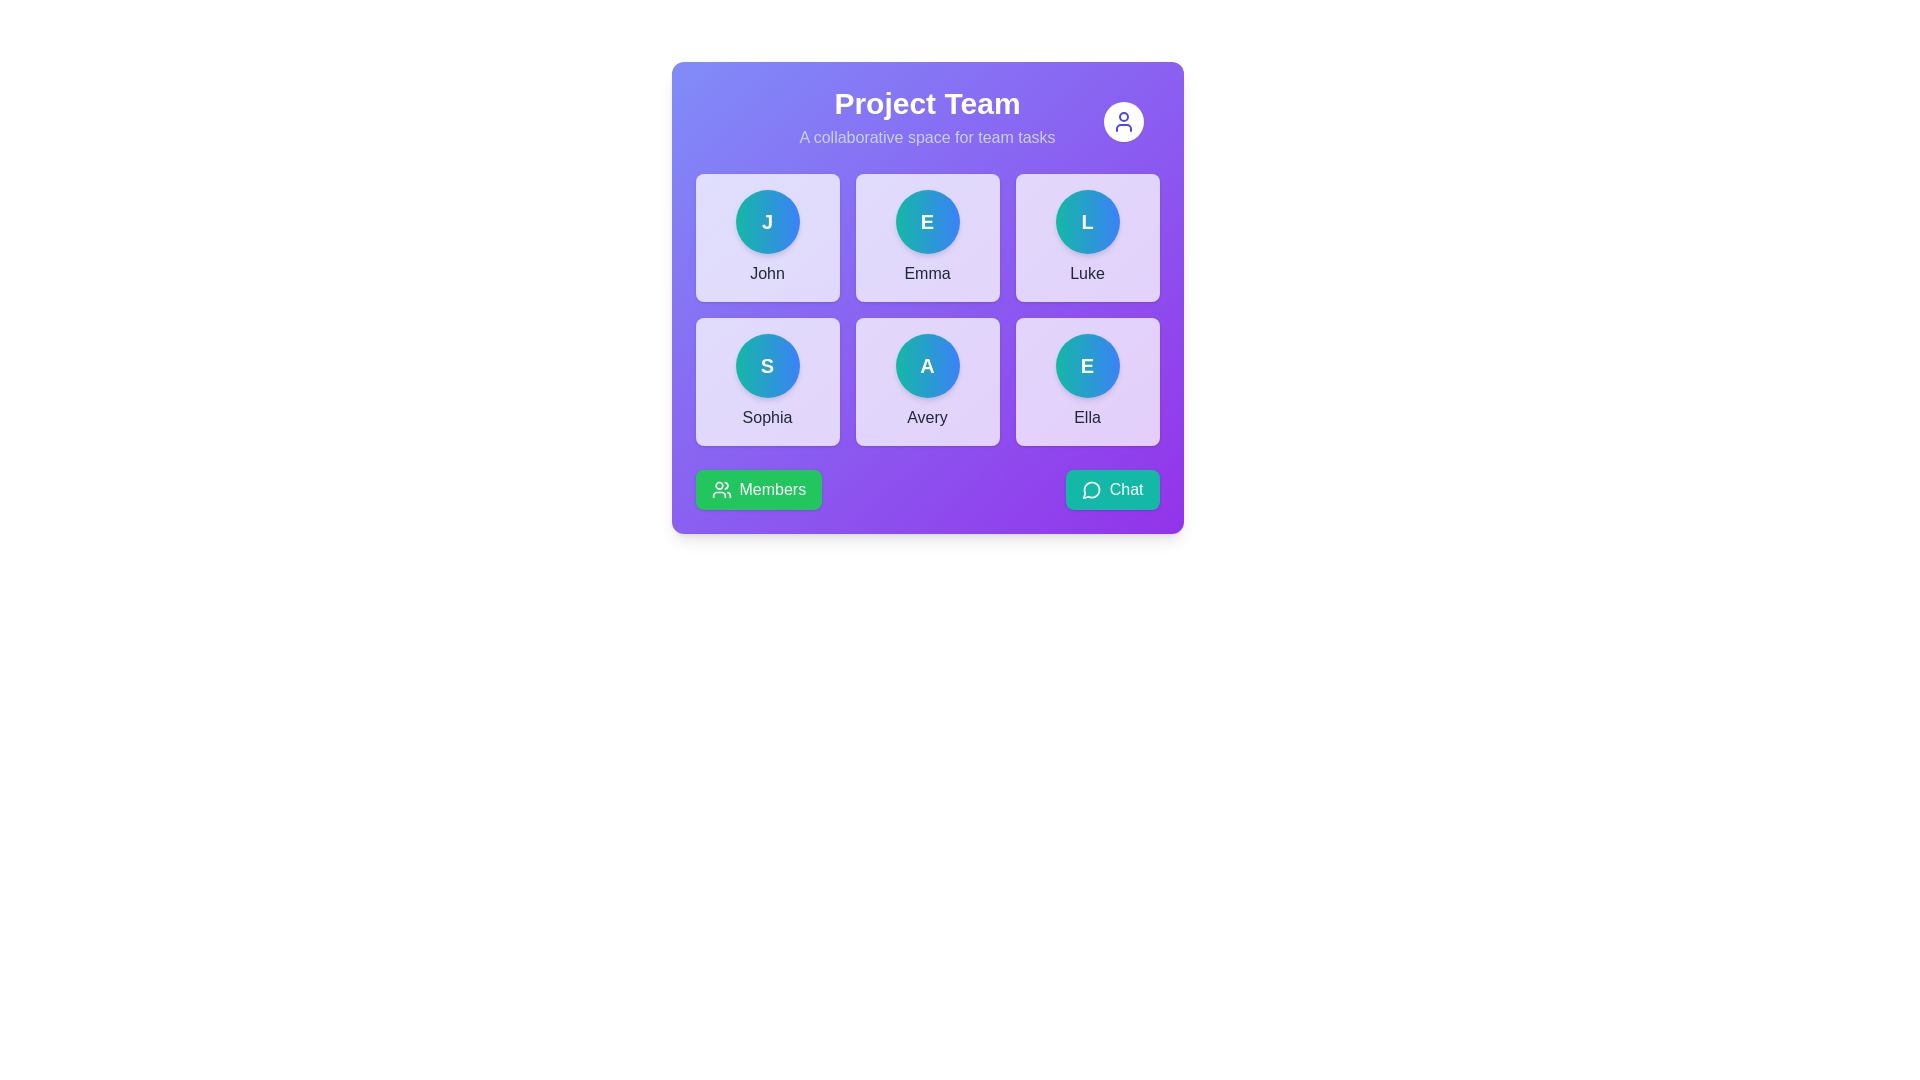  Describe the element at coordinates (1086, 416) in the screenshot. I see `the text label located in the rightmost column of the bottom row, which provides the name identifier for the member associated with the avatar above it` at that location.